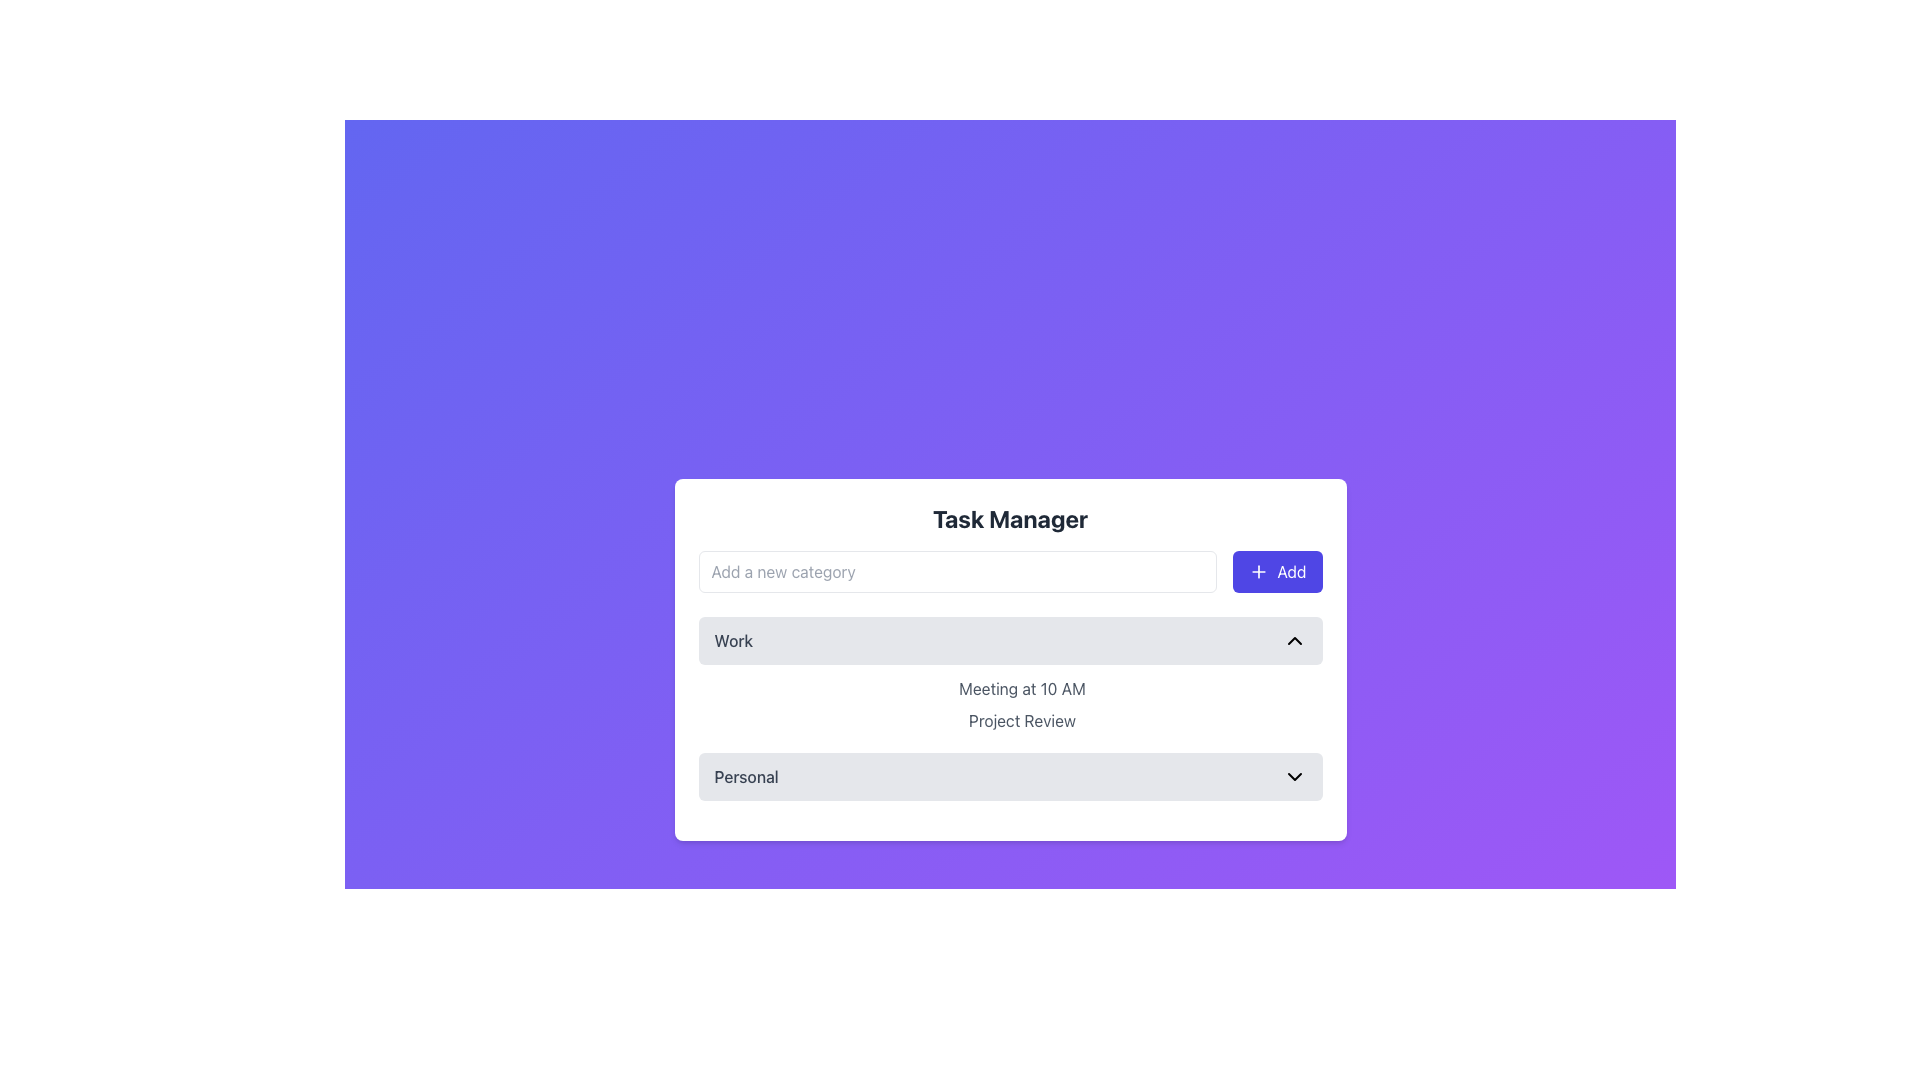 The image size is (1920, 1080). What do you see at coordinates (1010, 676) in the screenshot?
I see `the text label displaying 'Meeting at 10 AM' and 'Project Review' within the 'Work' section of the 'Task Manager'` at bounding box center [1010, 676].